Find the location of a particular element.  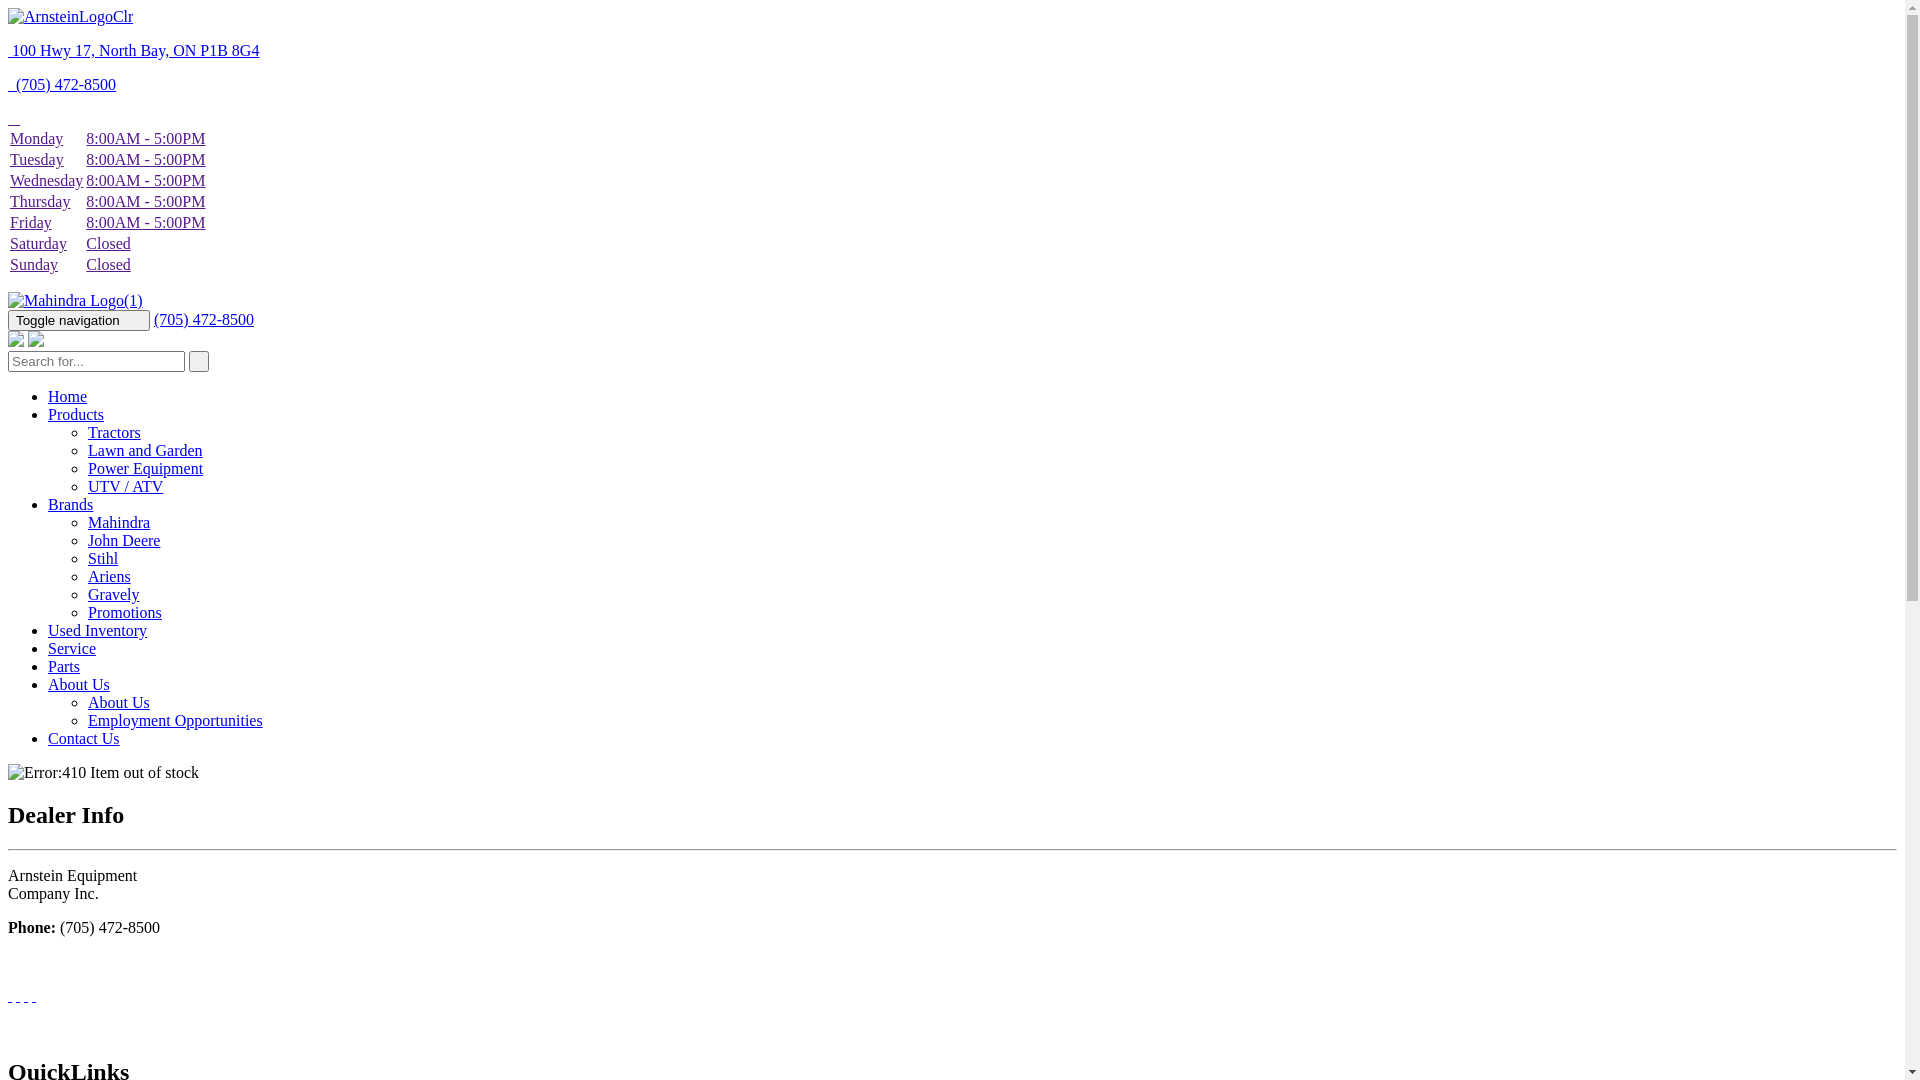

'Tractors' is located at coordinates (113, 431).